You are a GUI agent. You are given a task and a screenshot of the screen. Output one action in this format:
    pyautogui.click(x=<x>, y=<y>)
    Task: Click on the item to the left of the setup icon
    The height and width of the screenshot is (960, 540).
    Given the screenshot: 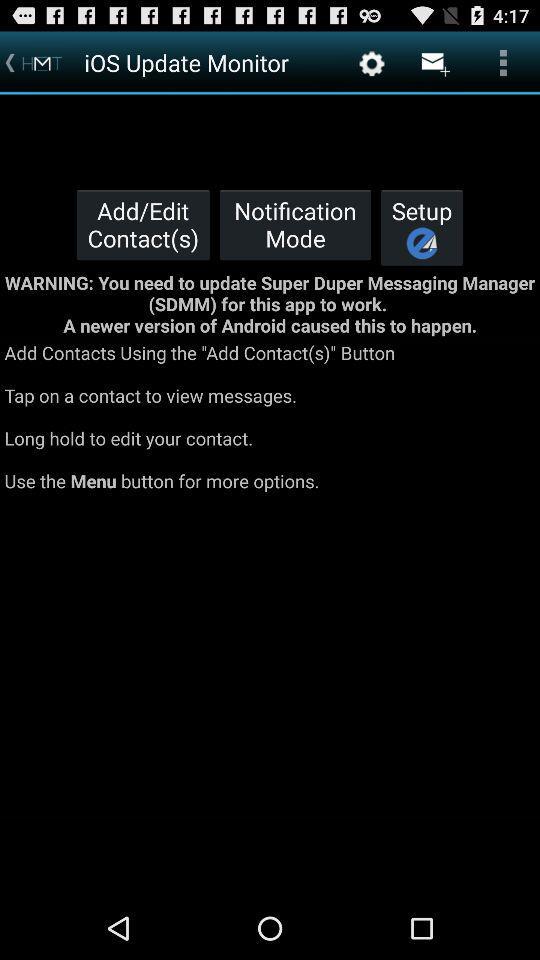 What is the action you would take?
    pyautogui.click(x=294, y=224)
    